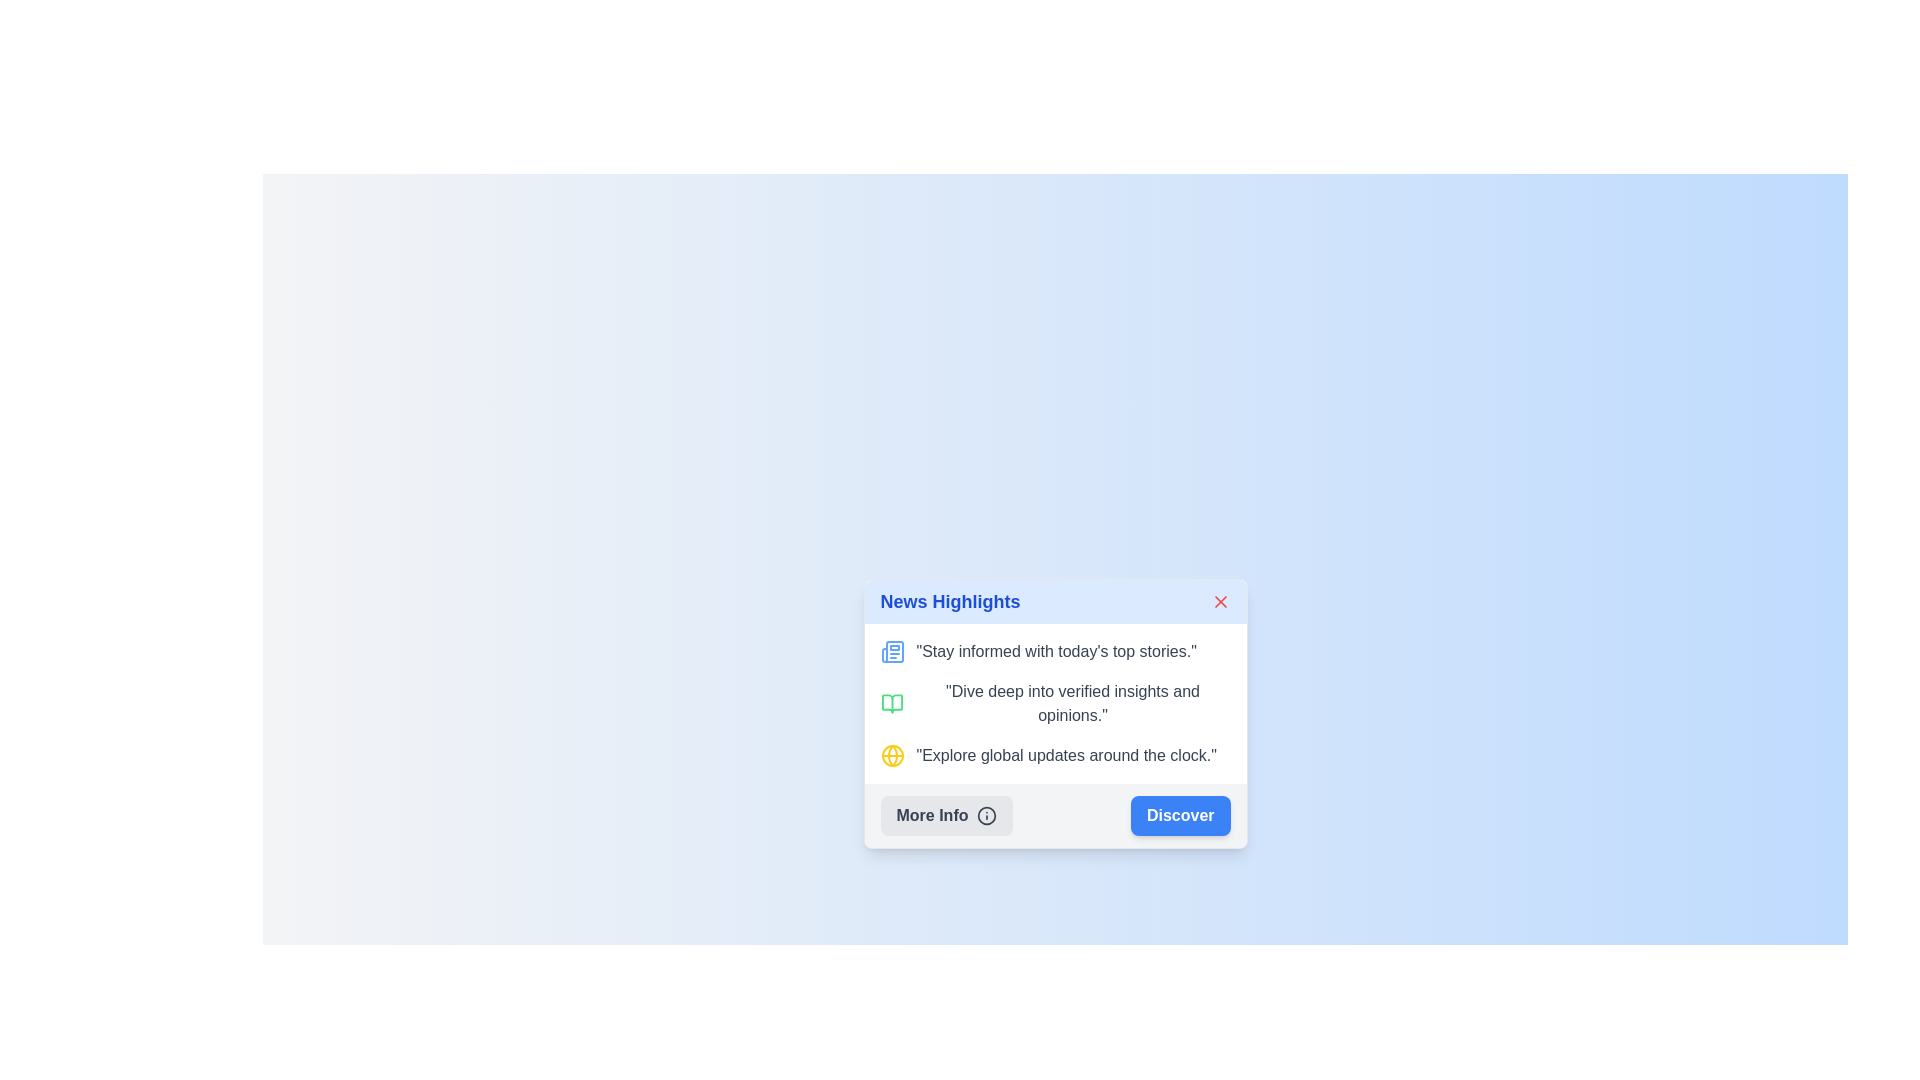 This screenshot has height=1080, width=1920. Describe the element at coordinates (891, 756) in the screenshot. I see `the yellow globe icon, which is the leftmost icon in the third row of the 'News Highlights' informational box, located below the text 'Explore global updates around the clock.'` at that location.